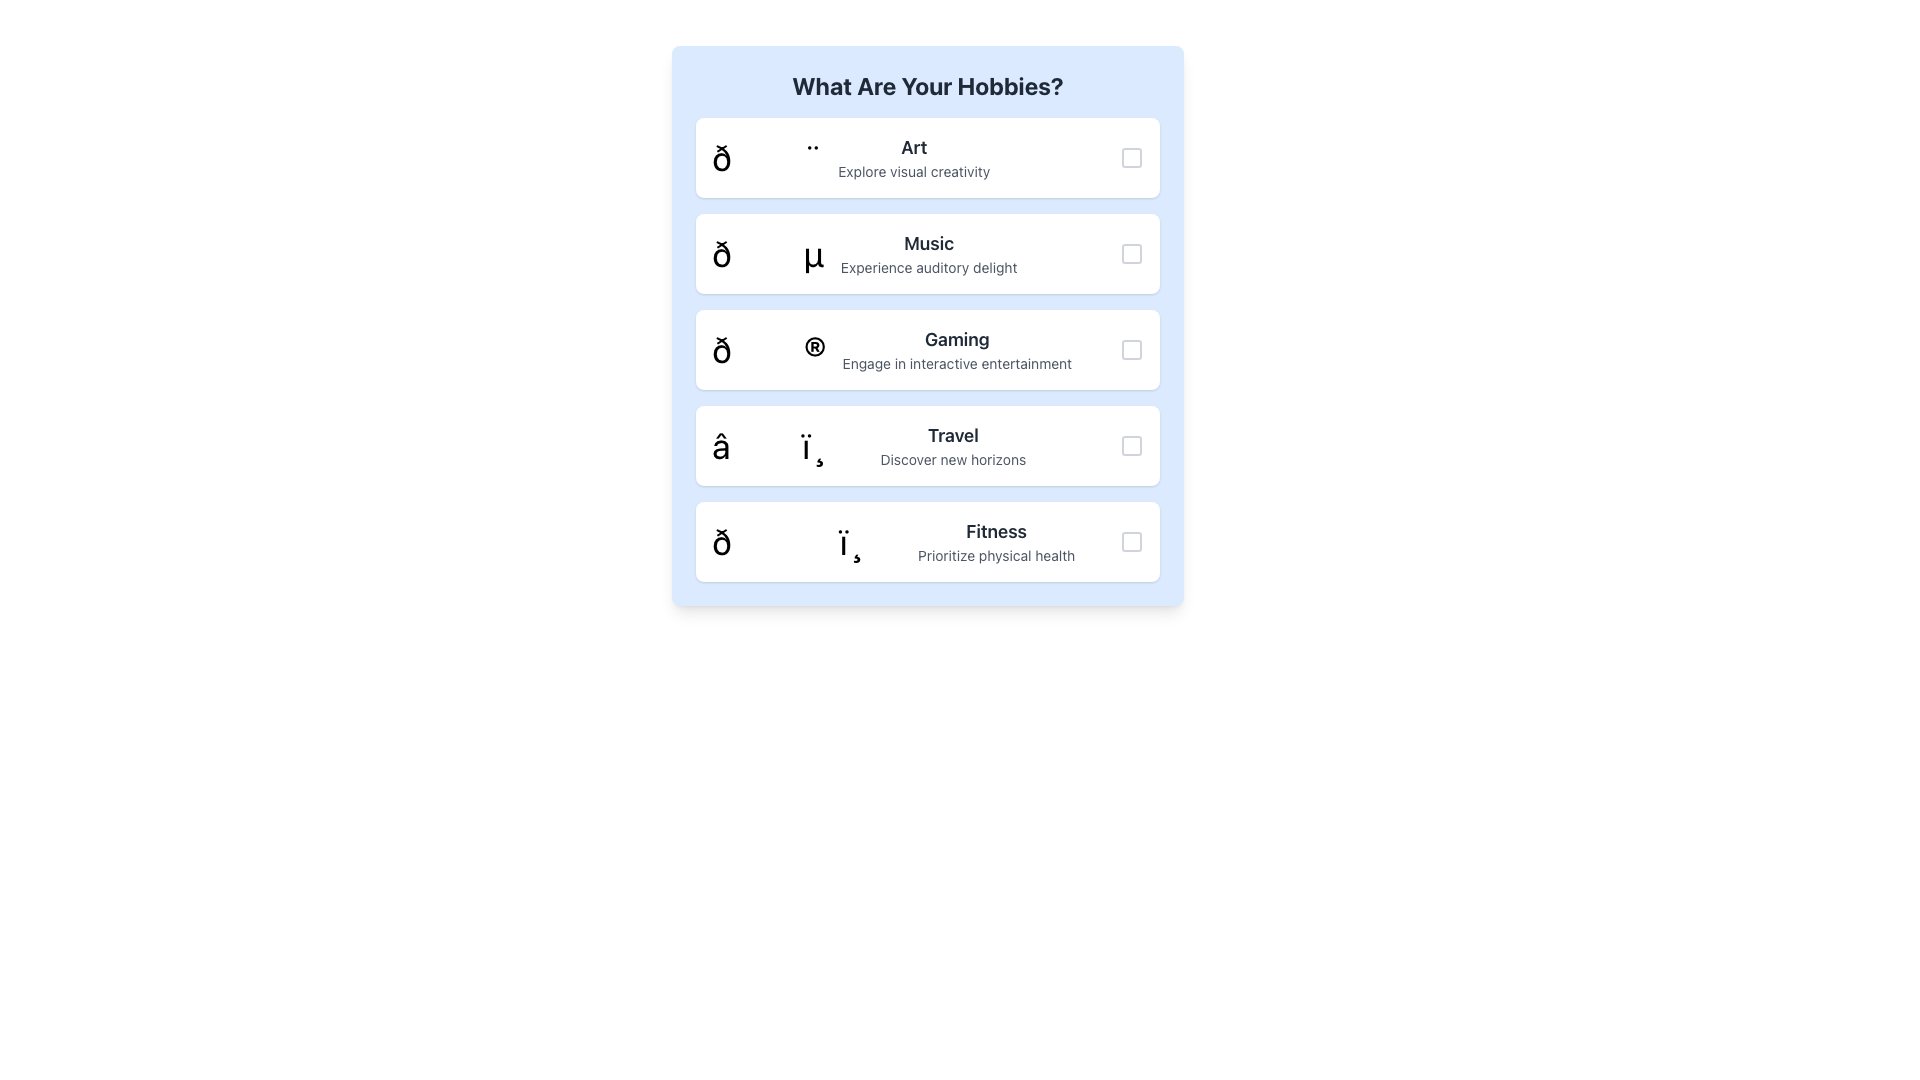 The height and width of the screenshot is (1080, 1920). Describe the element at coordinates (1132, 542) in the screenshot. I see `the interactive checkbox for the 'Fitness' option` at that location.